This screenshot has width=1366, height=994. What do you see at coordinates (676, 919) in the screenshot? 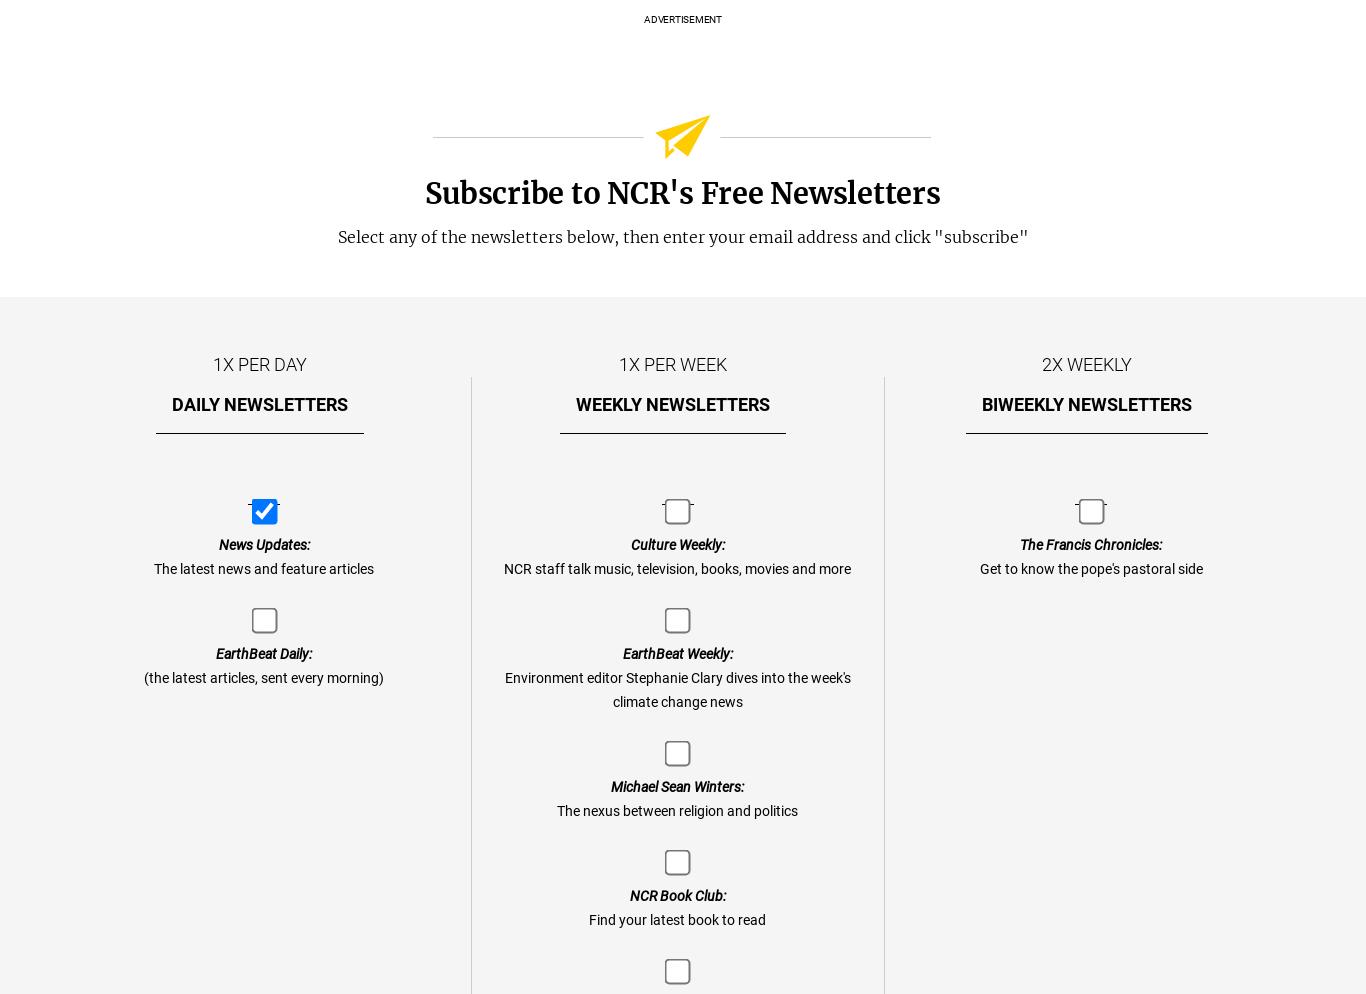
I see `'Find your latest book to read'` at bounding box center [676, 919].